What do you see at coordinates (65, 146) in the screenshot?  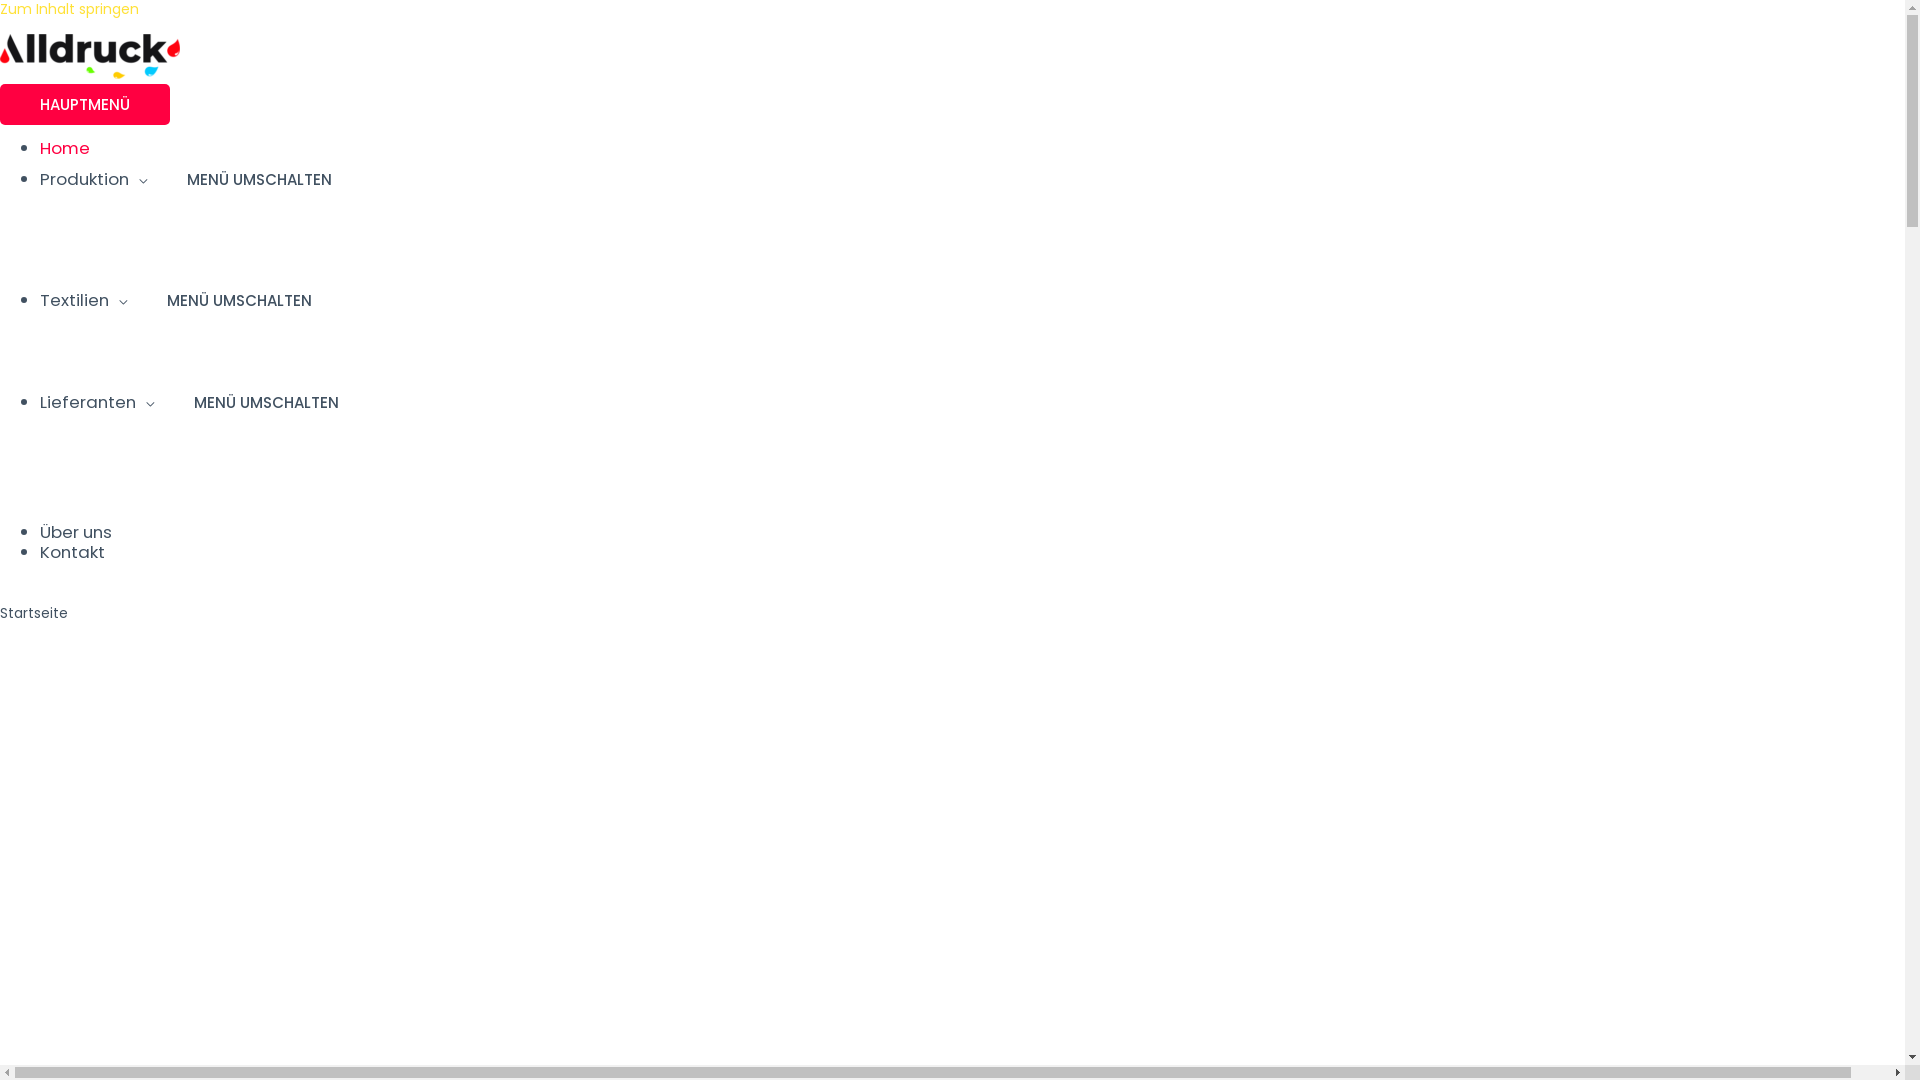 I see `'Home'` at bounding box center [65, 146].